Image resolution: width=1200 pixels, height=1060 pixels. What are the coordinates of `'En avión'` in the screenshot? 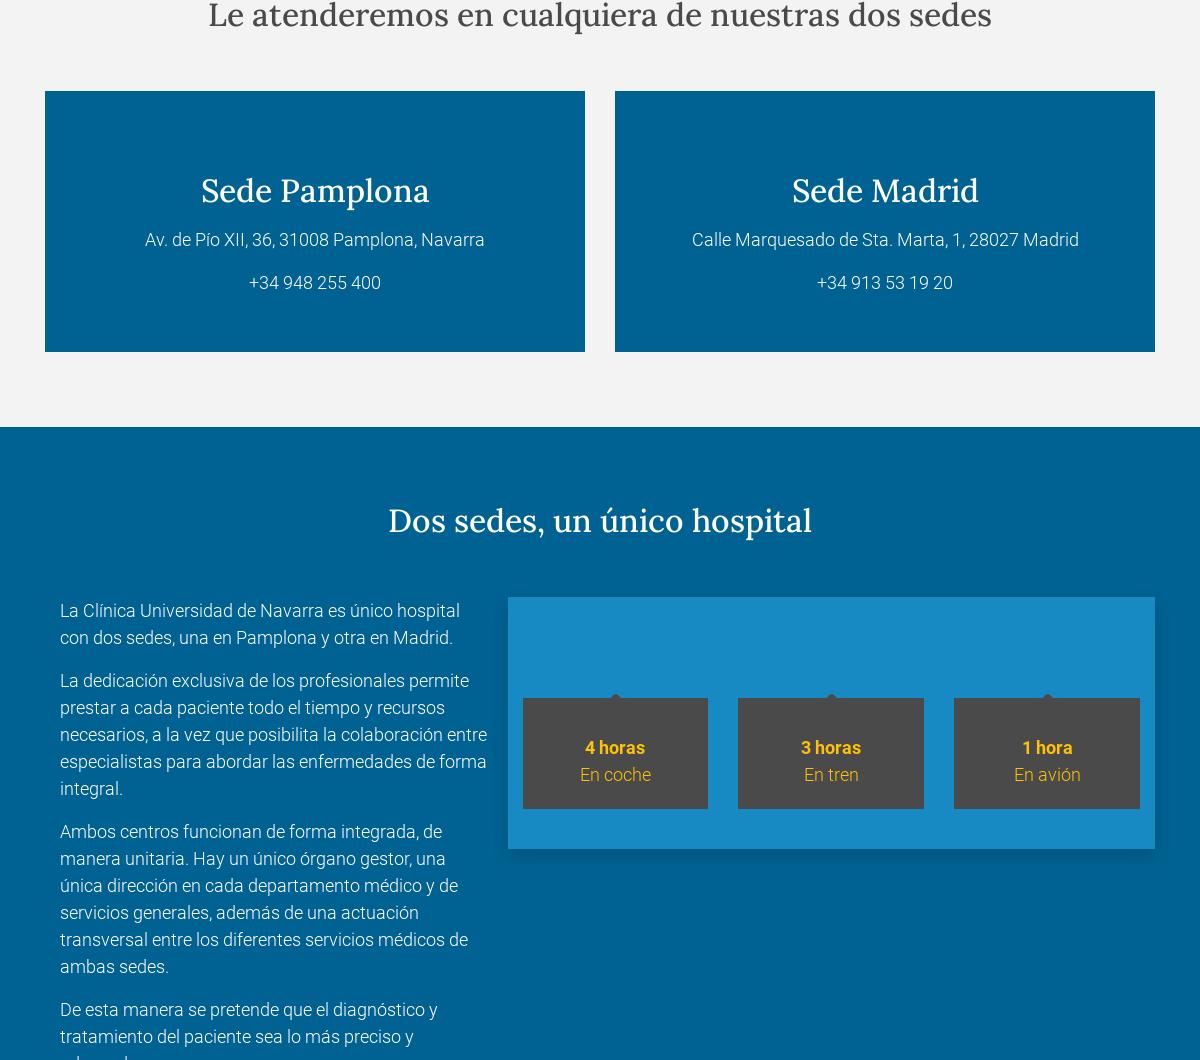 It's located at (1046, 772).